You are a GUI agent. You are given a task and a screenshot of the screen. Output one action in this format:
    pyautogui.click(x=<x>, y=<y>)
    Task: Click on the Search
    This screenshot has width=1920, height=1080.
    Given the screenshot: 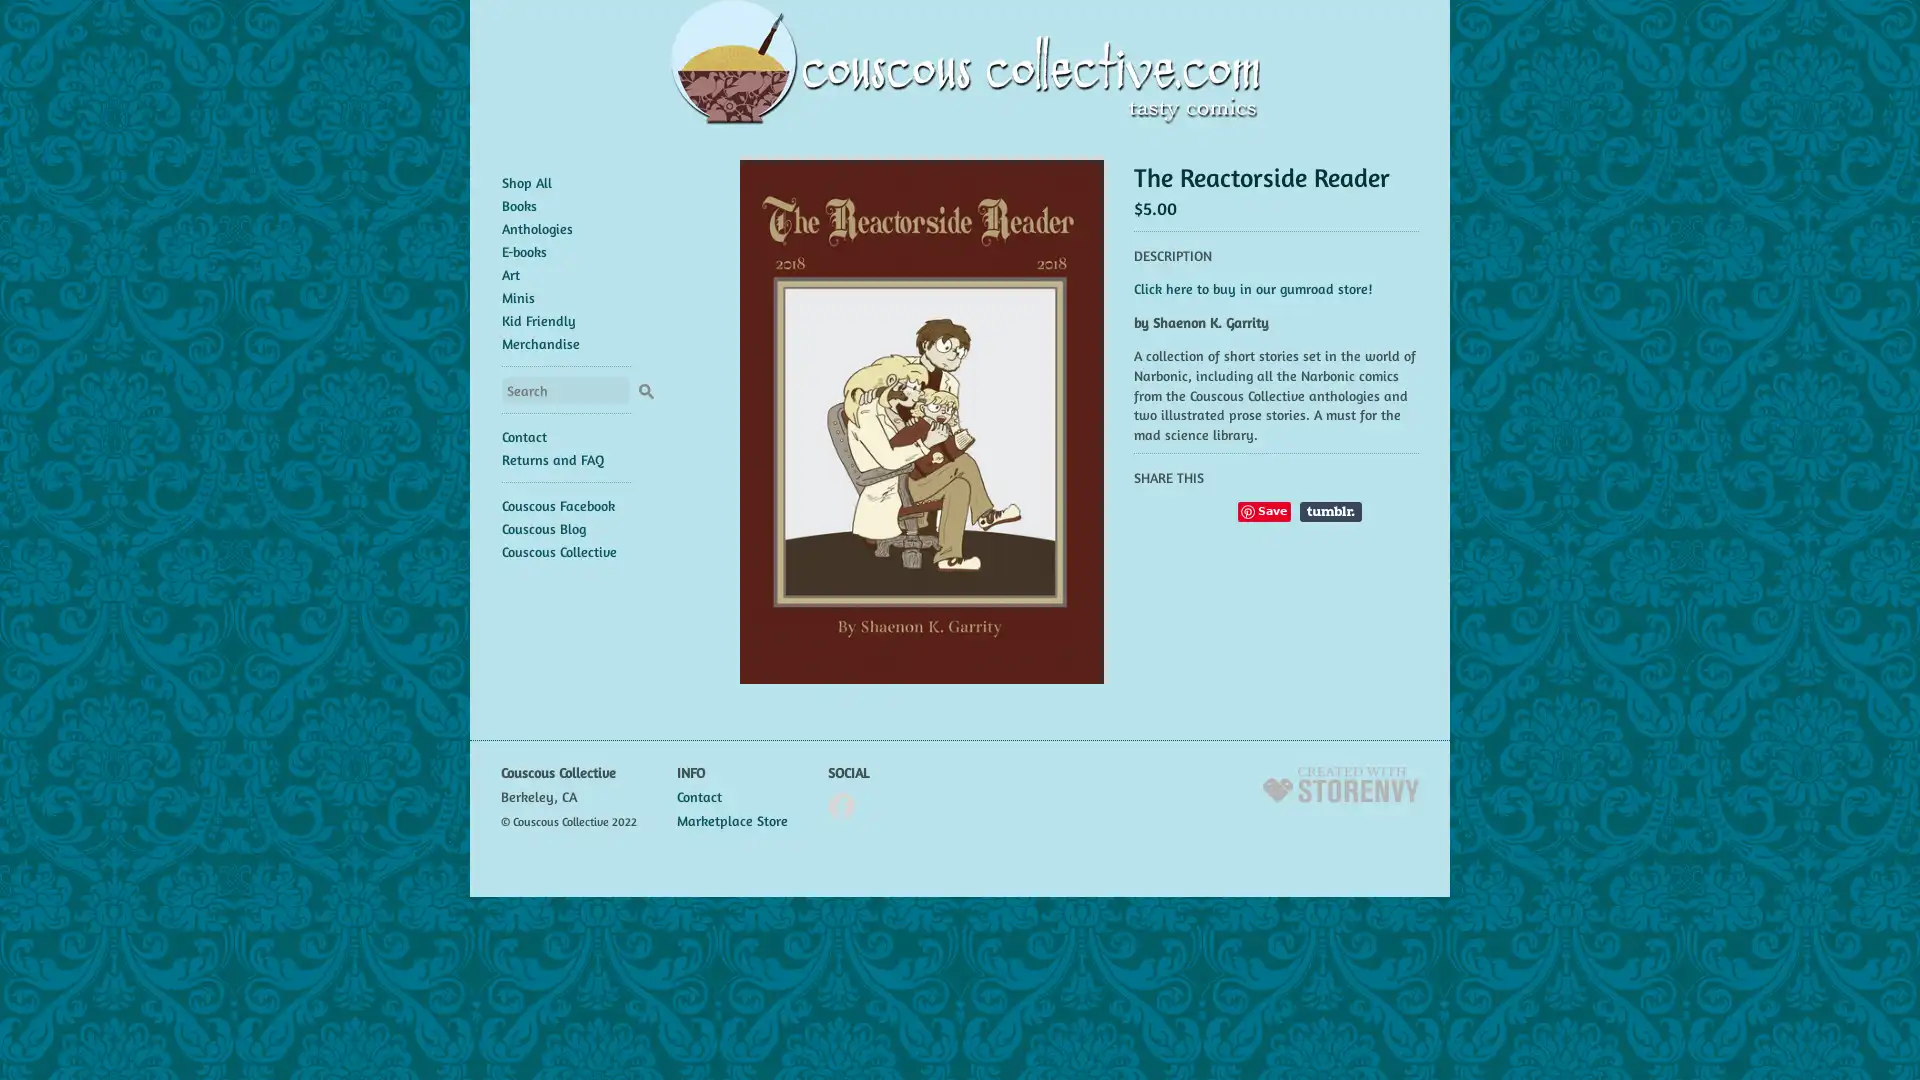 What is the action you would take?
    pyautogui.click(x=645, y=388)
    